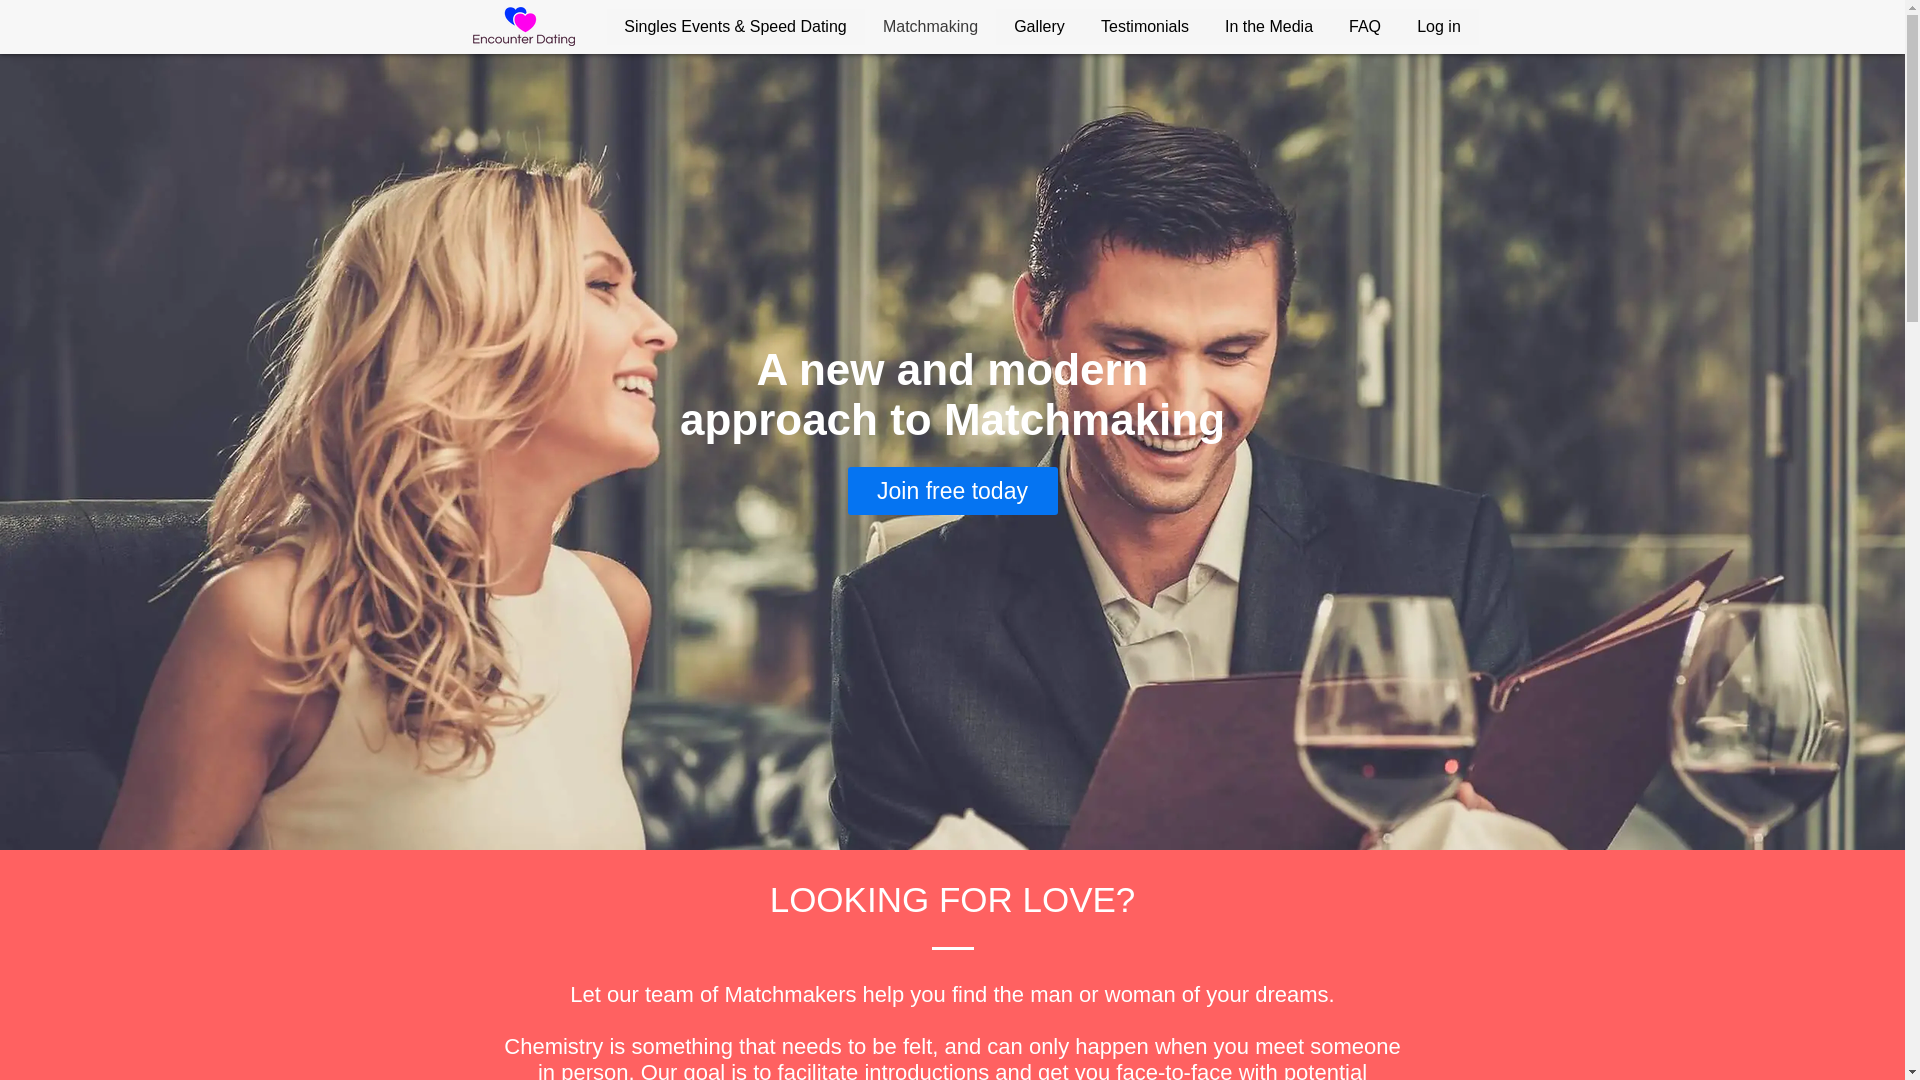 This screenshot has height=1080, width=1920. I want to click on 'Log in', so click(1437, 27).